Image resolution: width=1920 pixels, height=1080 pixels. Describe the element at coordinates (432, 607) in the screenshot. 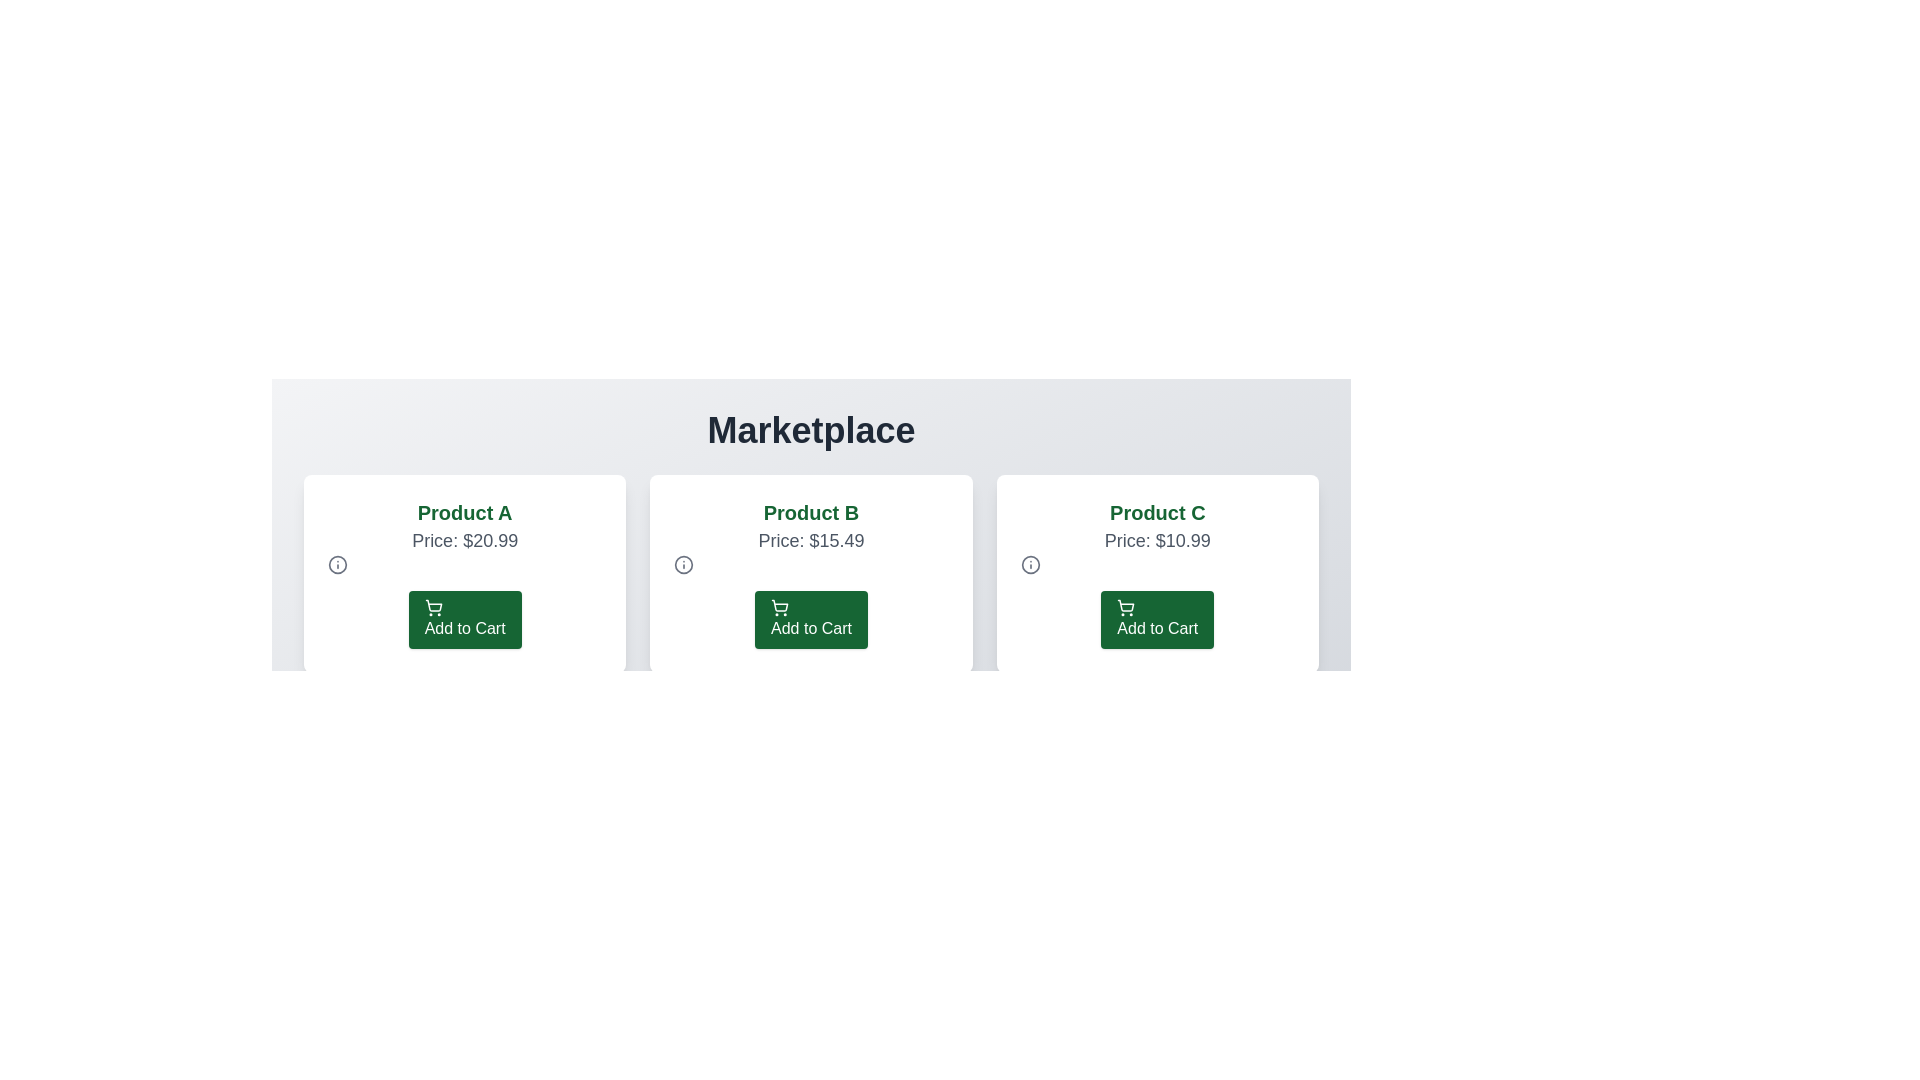

I see `the shopping cart icon outlined in white, which is positioned on a green rectangular button to the left of the 'Add to Cart' label below the 'Product A' card` at that location.